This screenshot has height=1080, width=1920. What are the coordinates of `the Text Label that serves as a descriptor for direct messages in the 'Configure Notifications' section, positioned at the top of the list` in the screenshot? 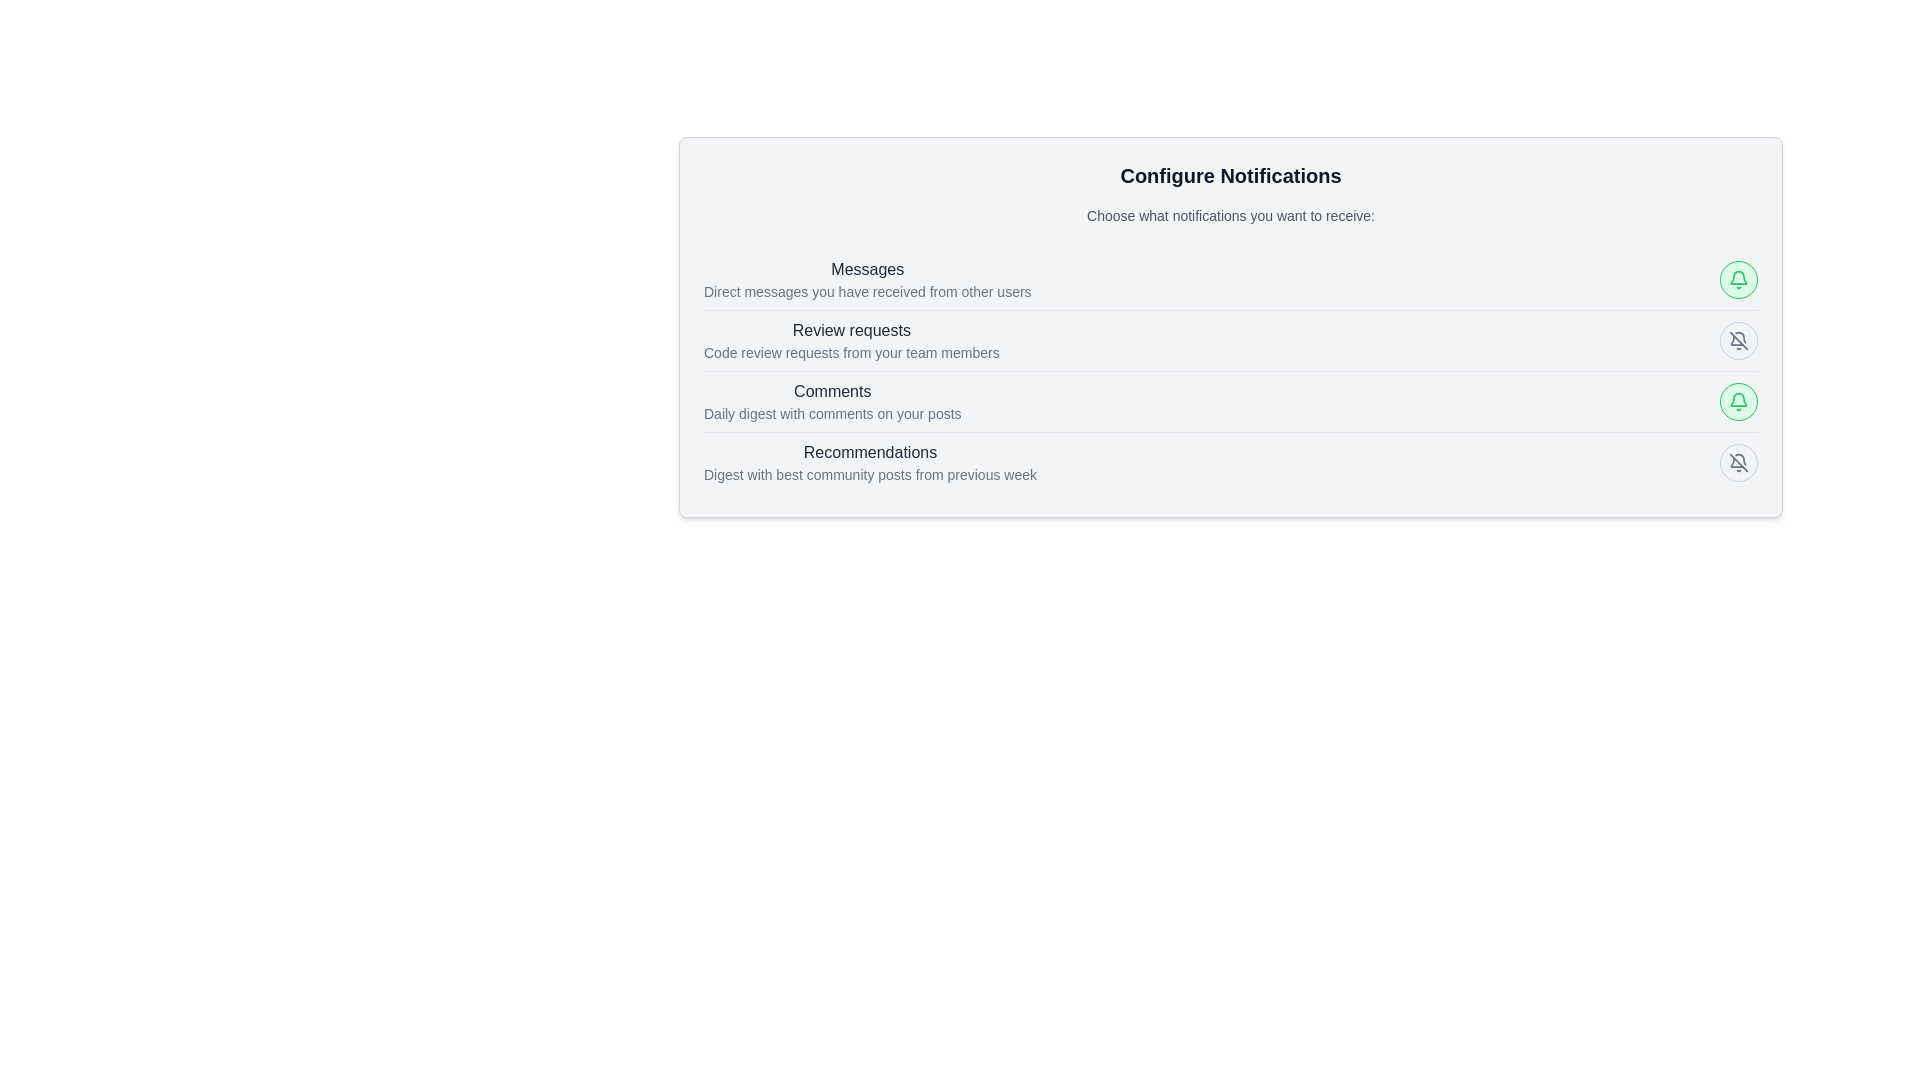 It's located at (867, 280).